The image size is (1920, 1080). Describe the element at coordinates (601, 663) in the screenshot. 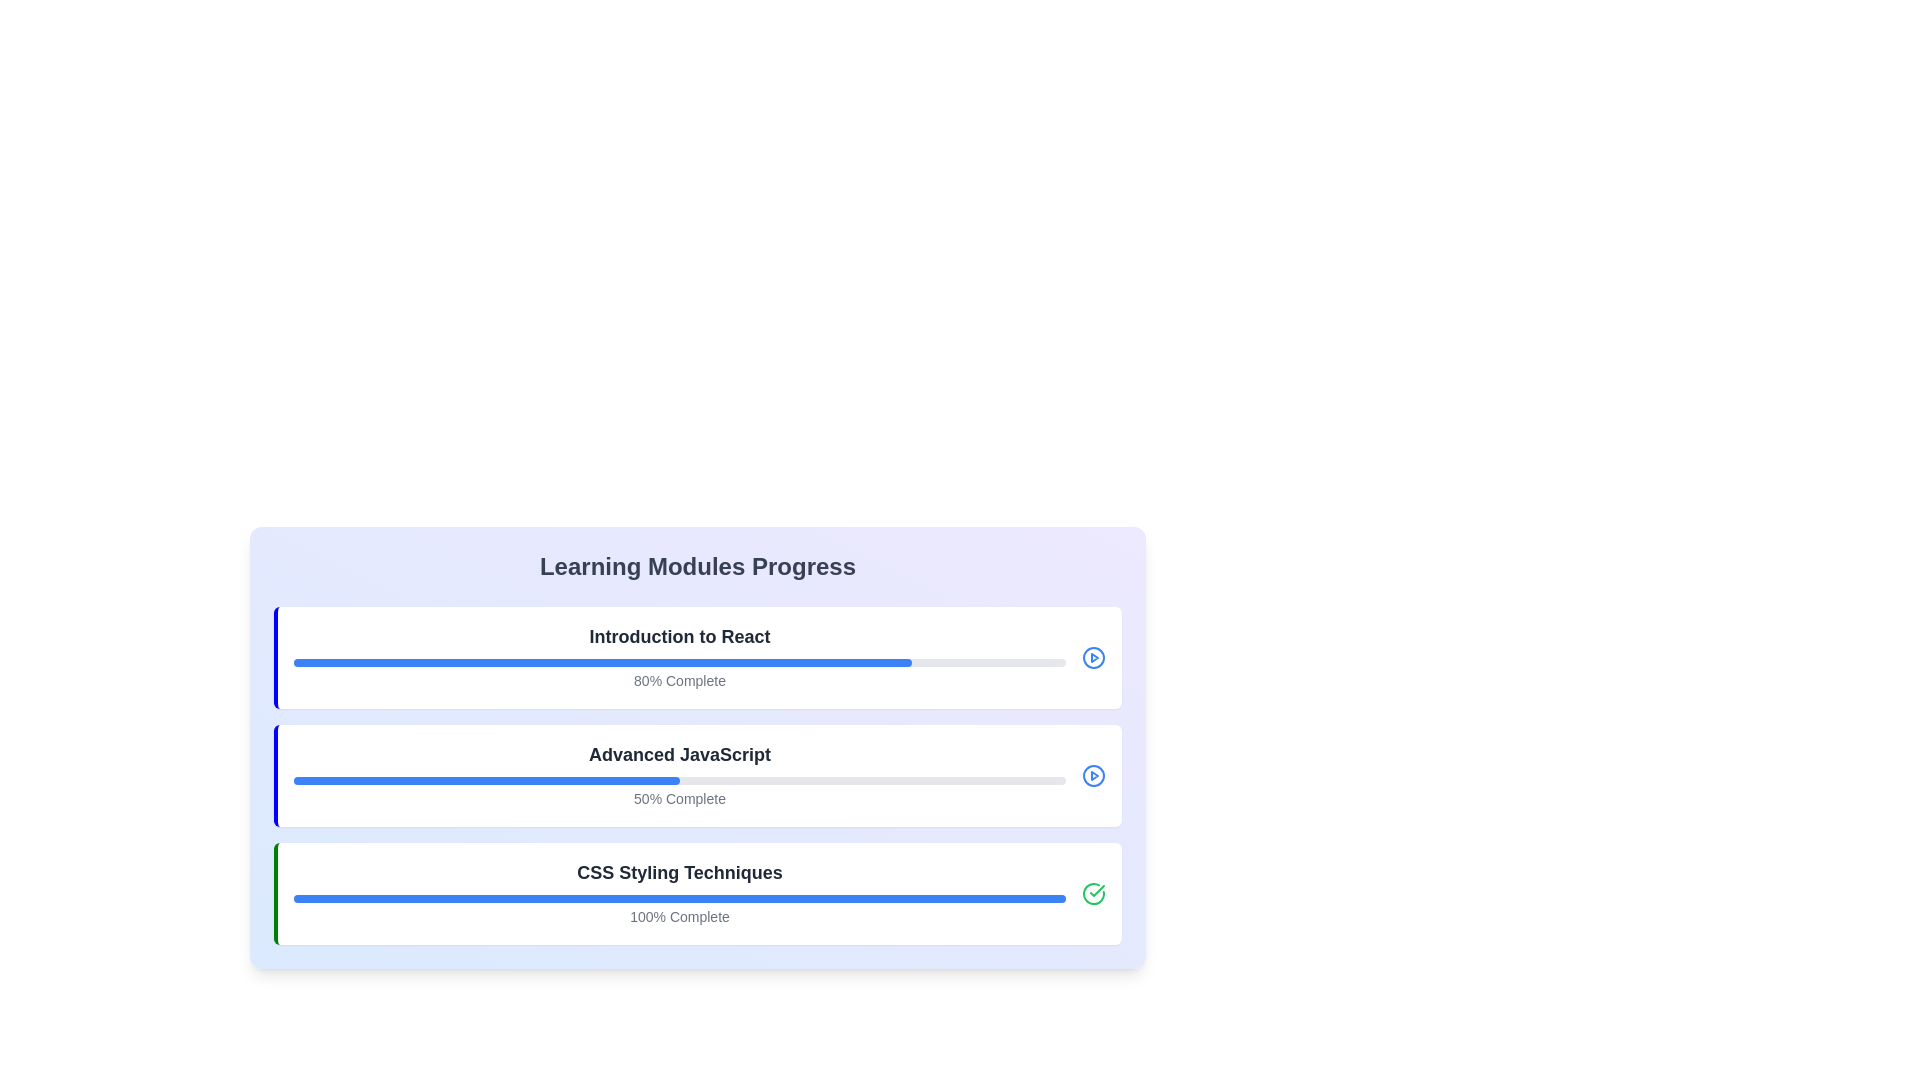

I see `the progress representation bar indicating 80% completion of the 'Introduction to React' learning module` at that location.